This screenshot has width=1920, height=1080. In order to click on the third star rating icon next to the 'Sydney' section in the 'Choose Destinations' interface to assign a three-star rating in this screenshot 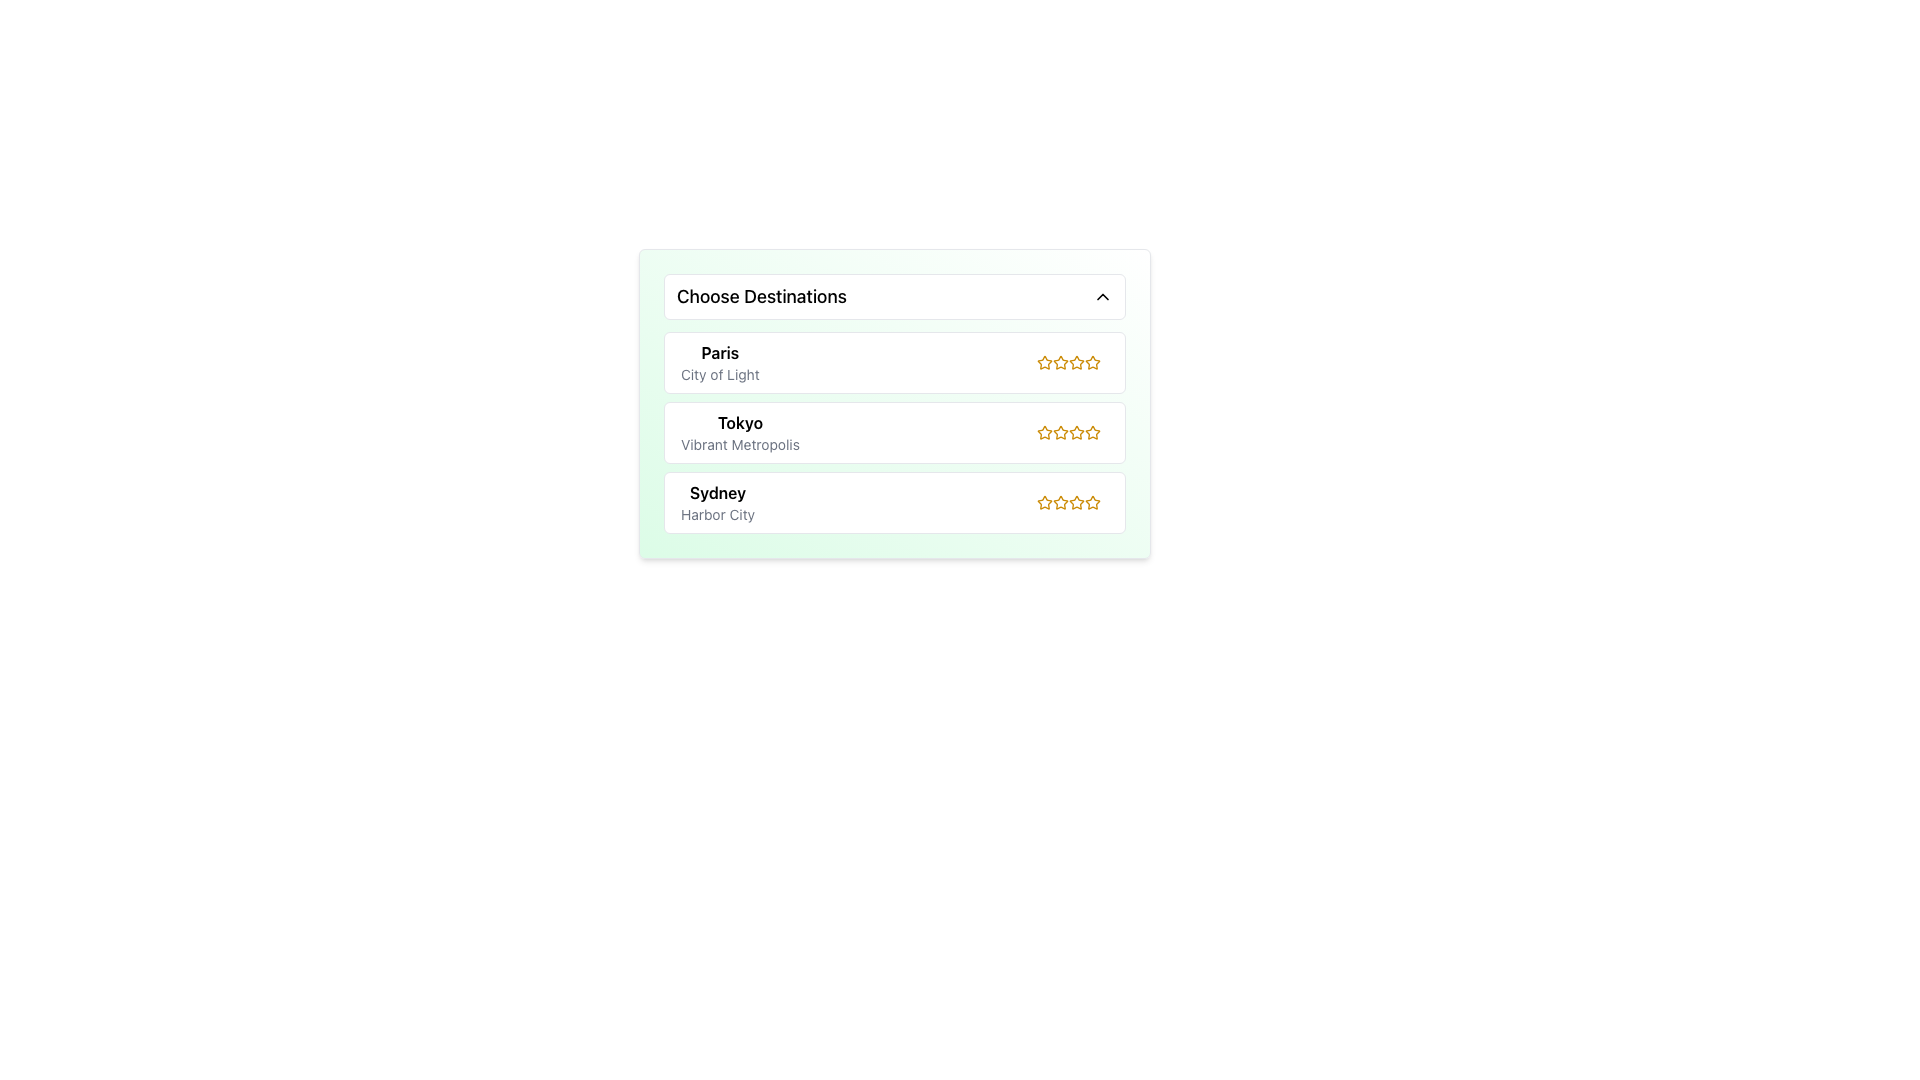, I will do `click(1075, 501)`.